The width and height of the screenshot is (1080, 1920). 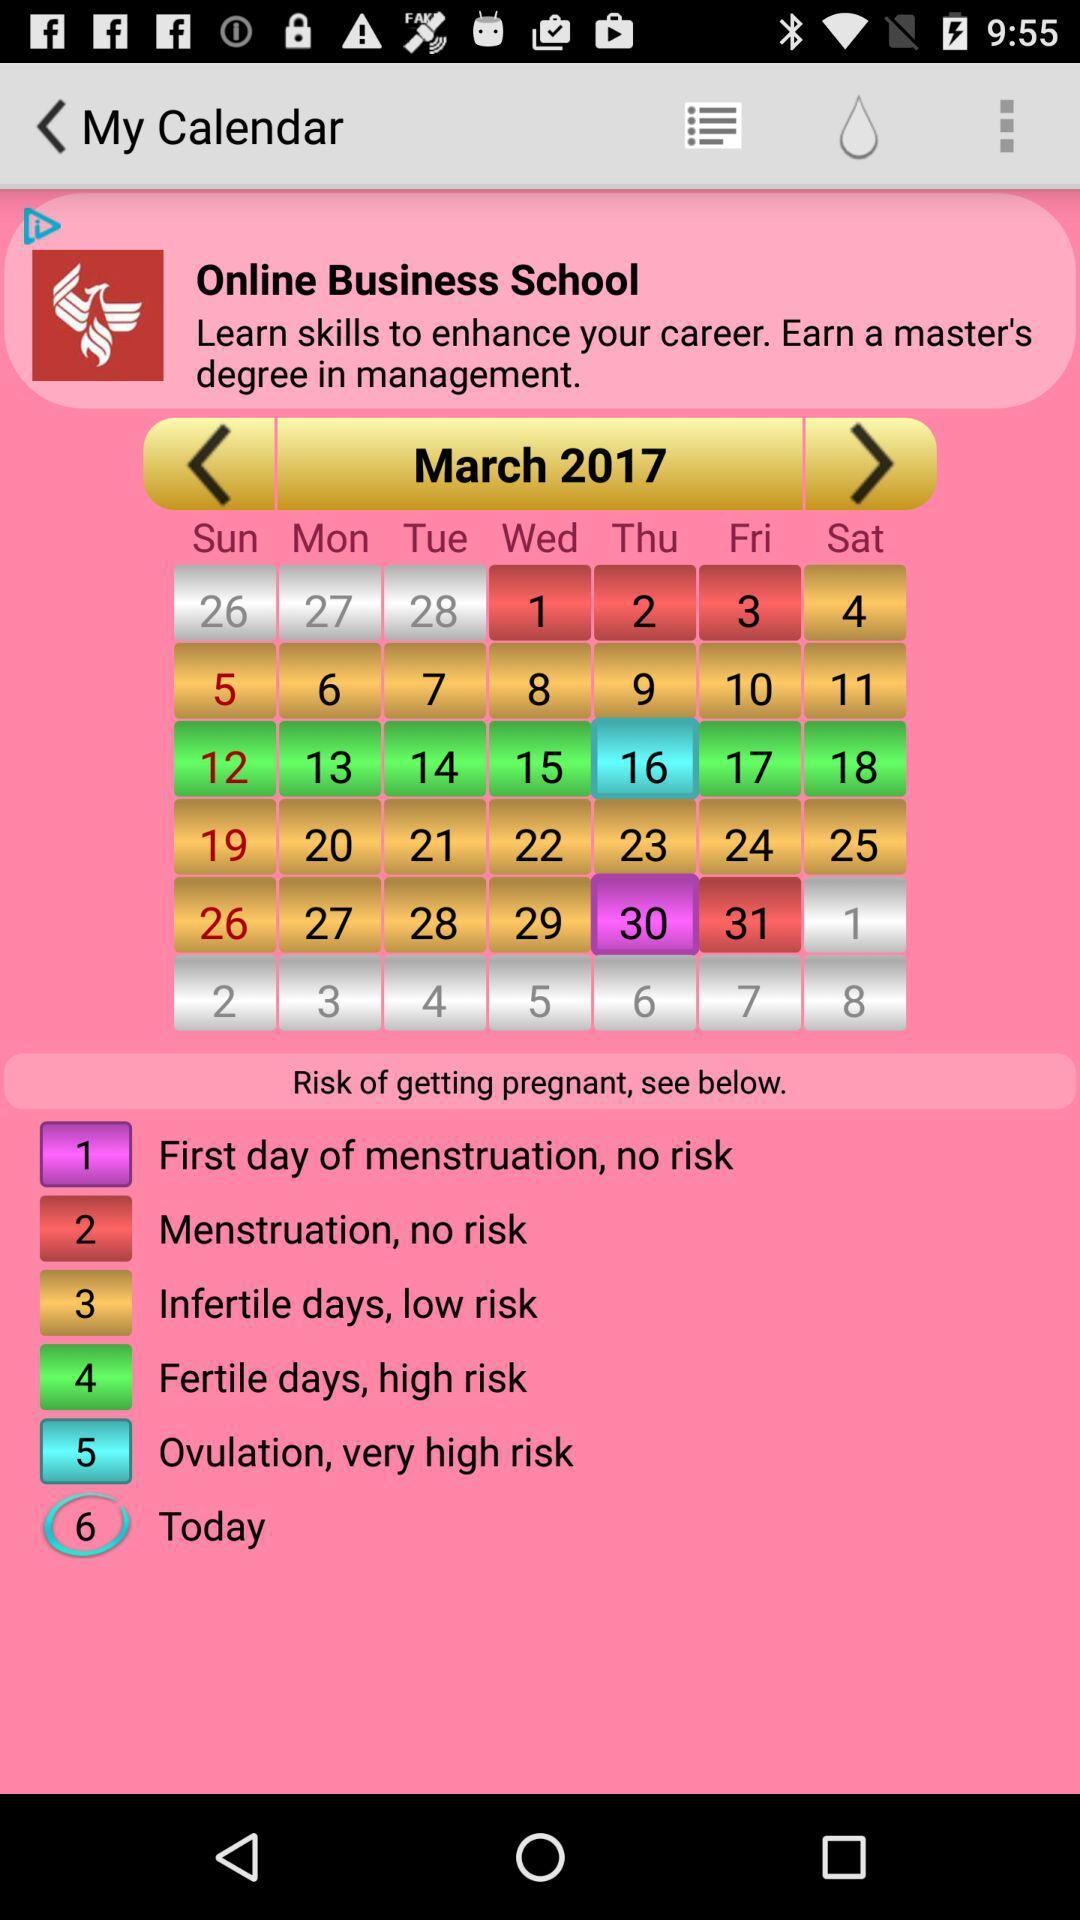 I want to click on next month, so click(x=870, y=462).